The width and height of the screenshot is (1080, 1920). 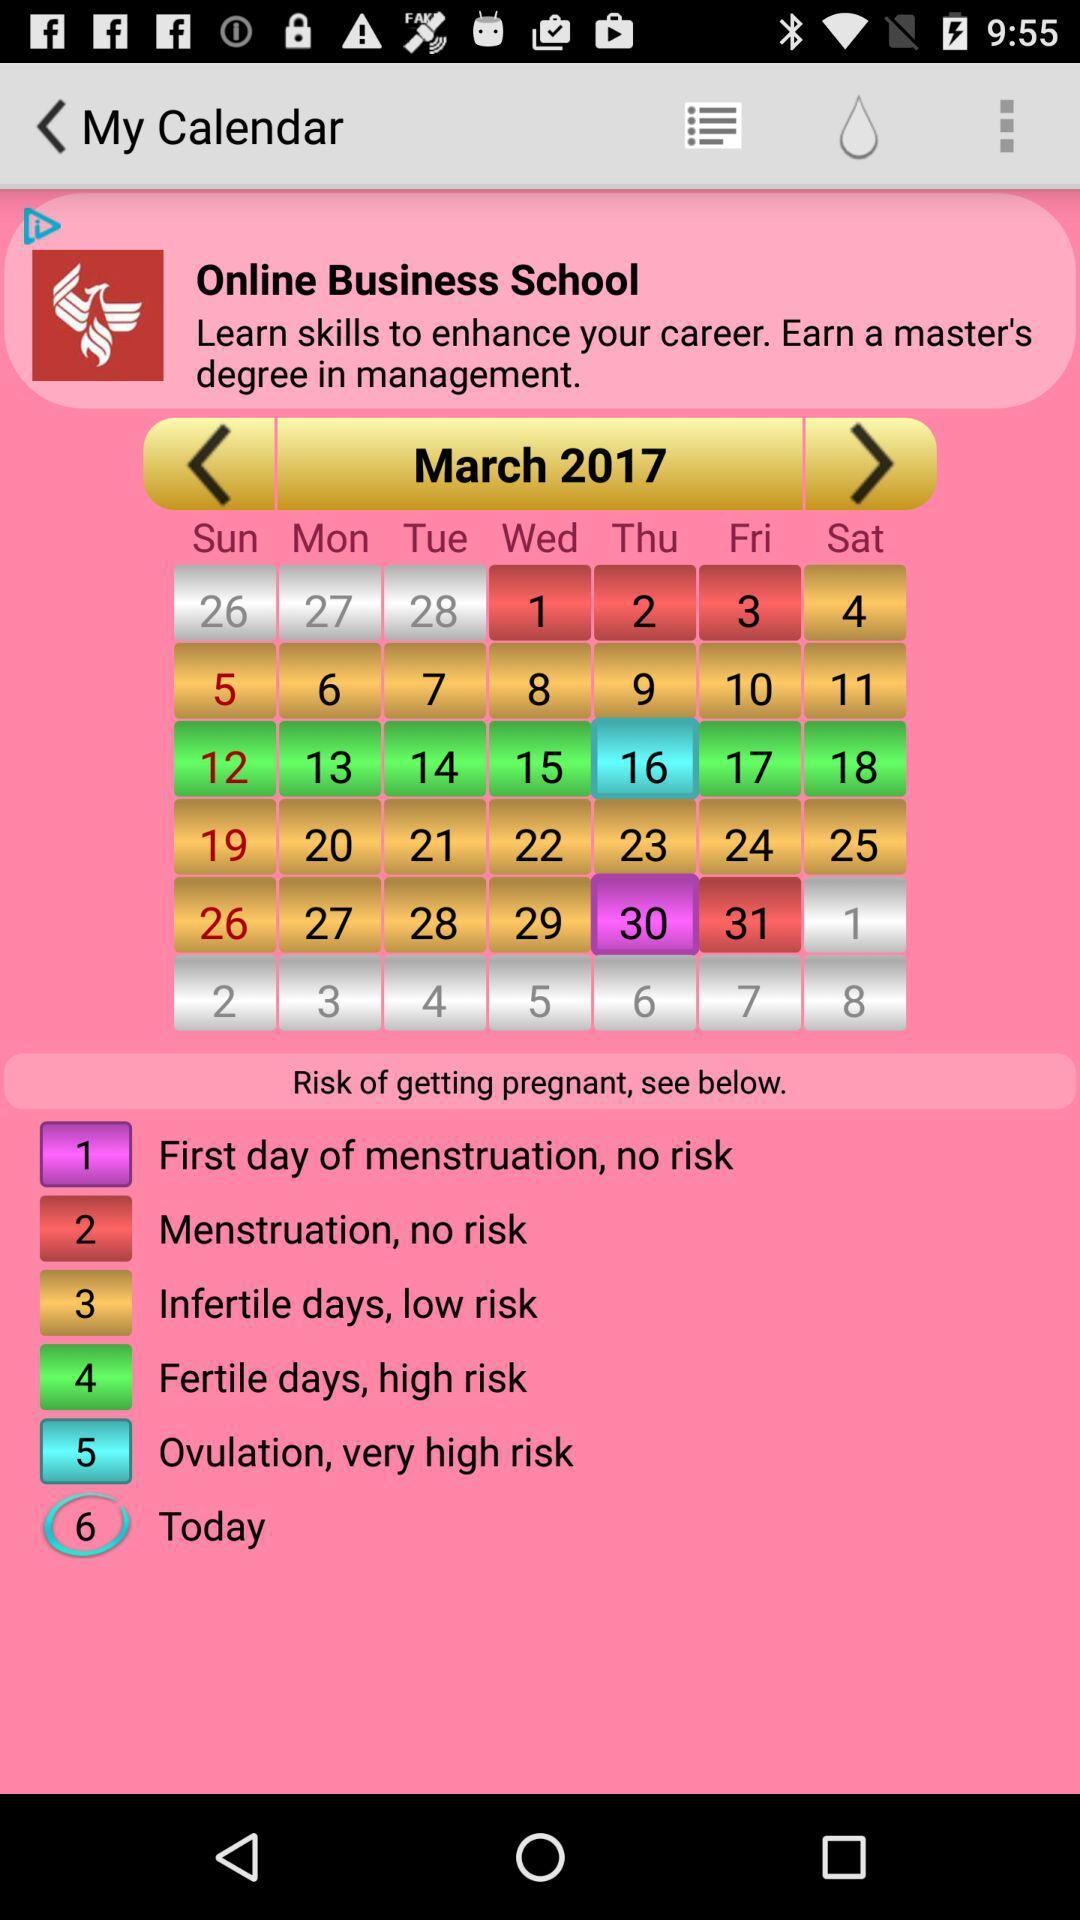 I want to click on next month, so click(x=870, y=462).